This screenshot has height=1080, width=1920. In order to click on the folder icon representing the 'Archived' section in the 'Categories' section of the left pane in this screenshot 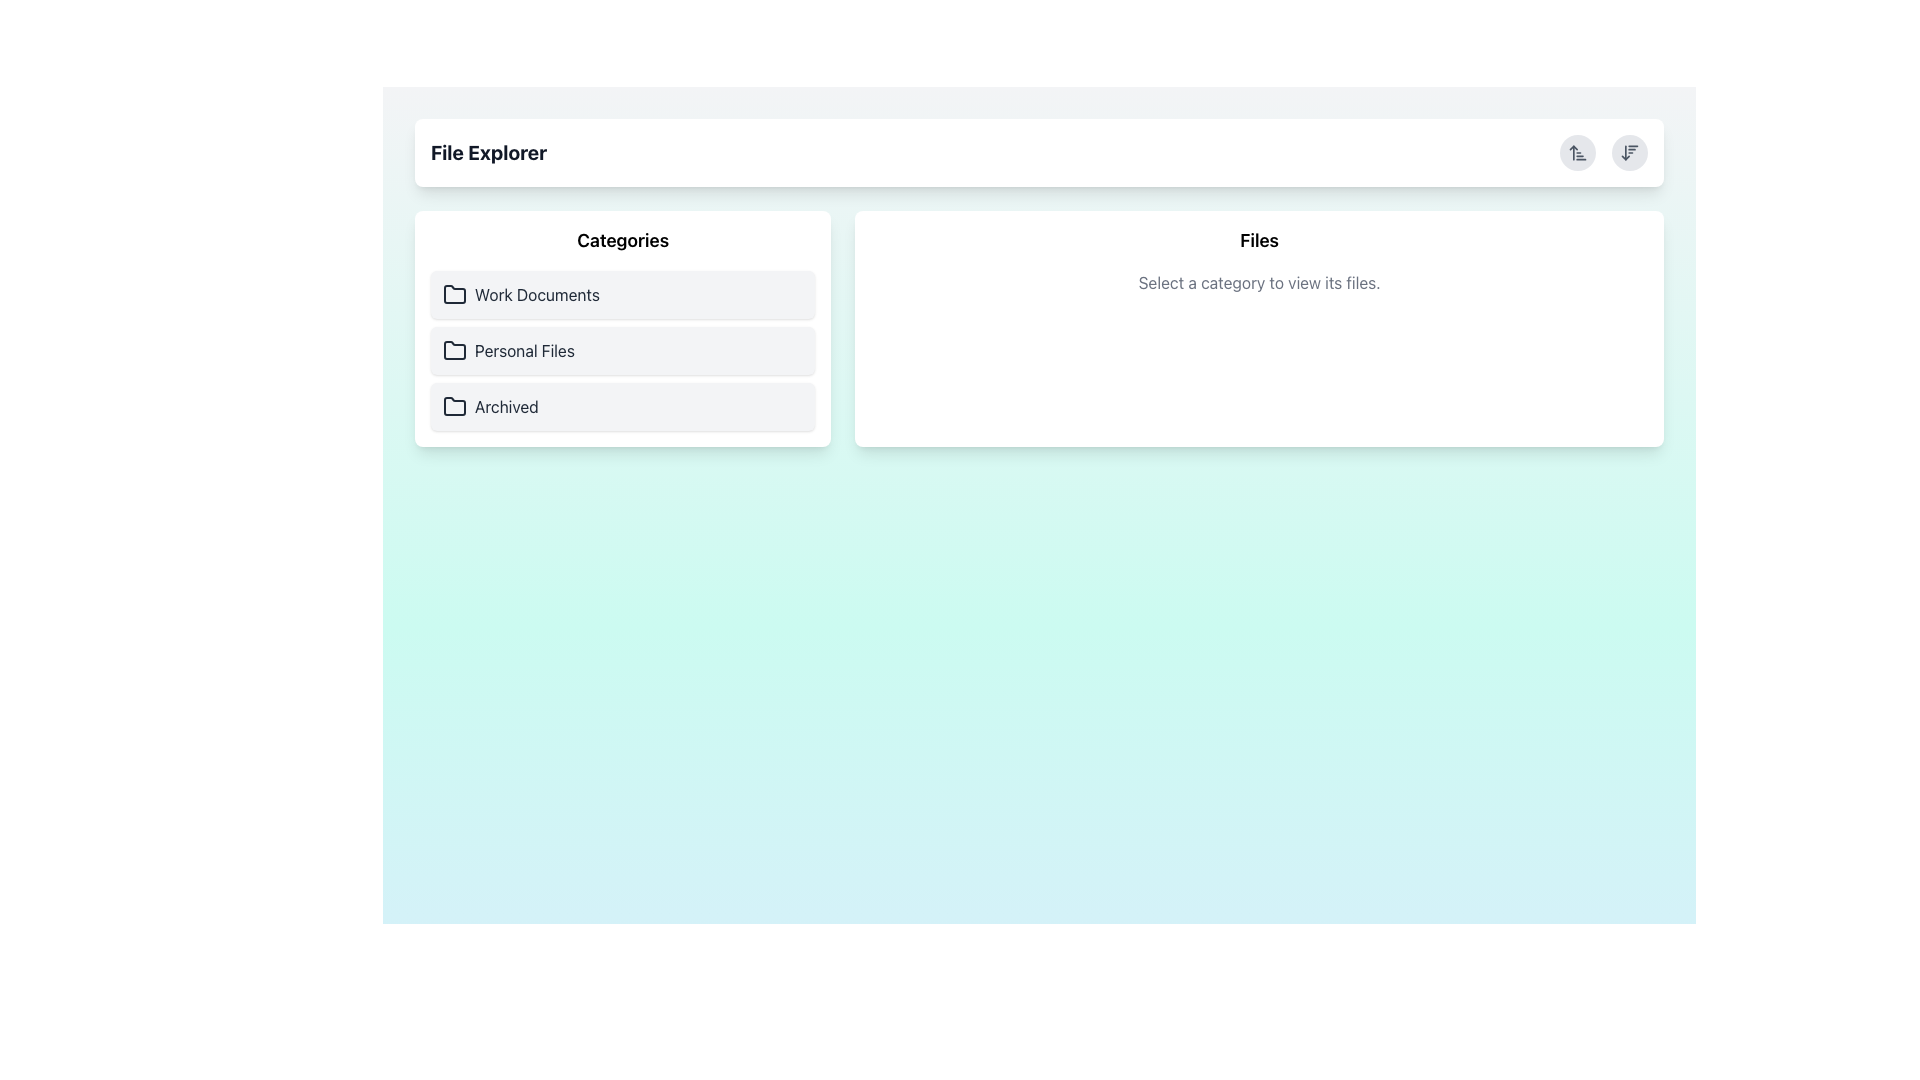, I will do `click(454, 406)`.